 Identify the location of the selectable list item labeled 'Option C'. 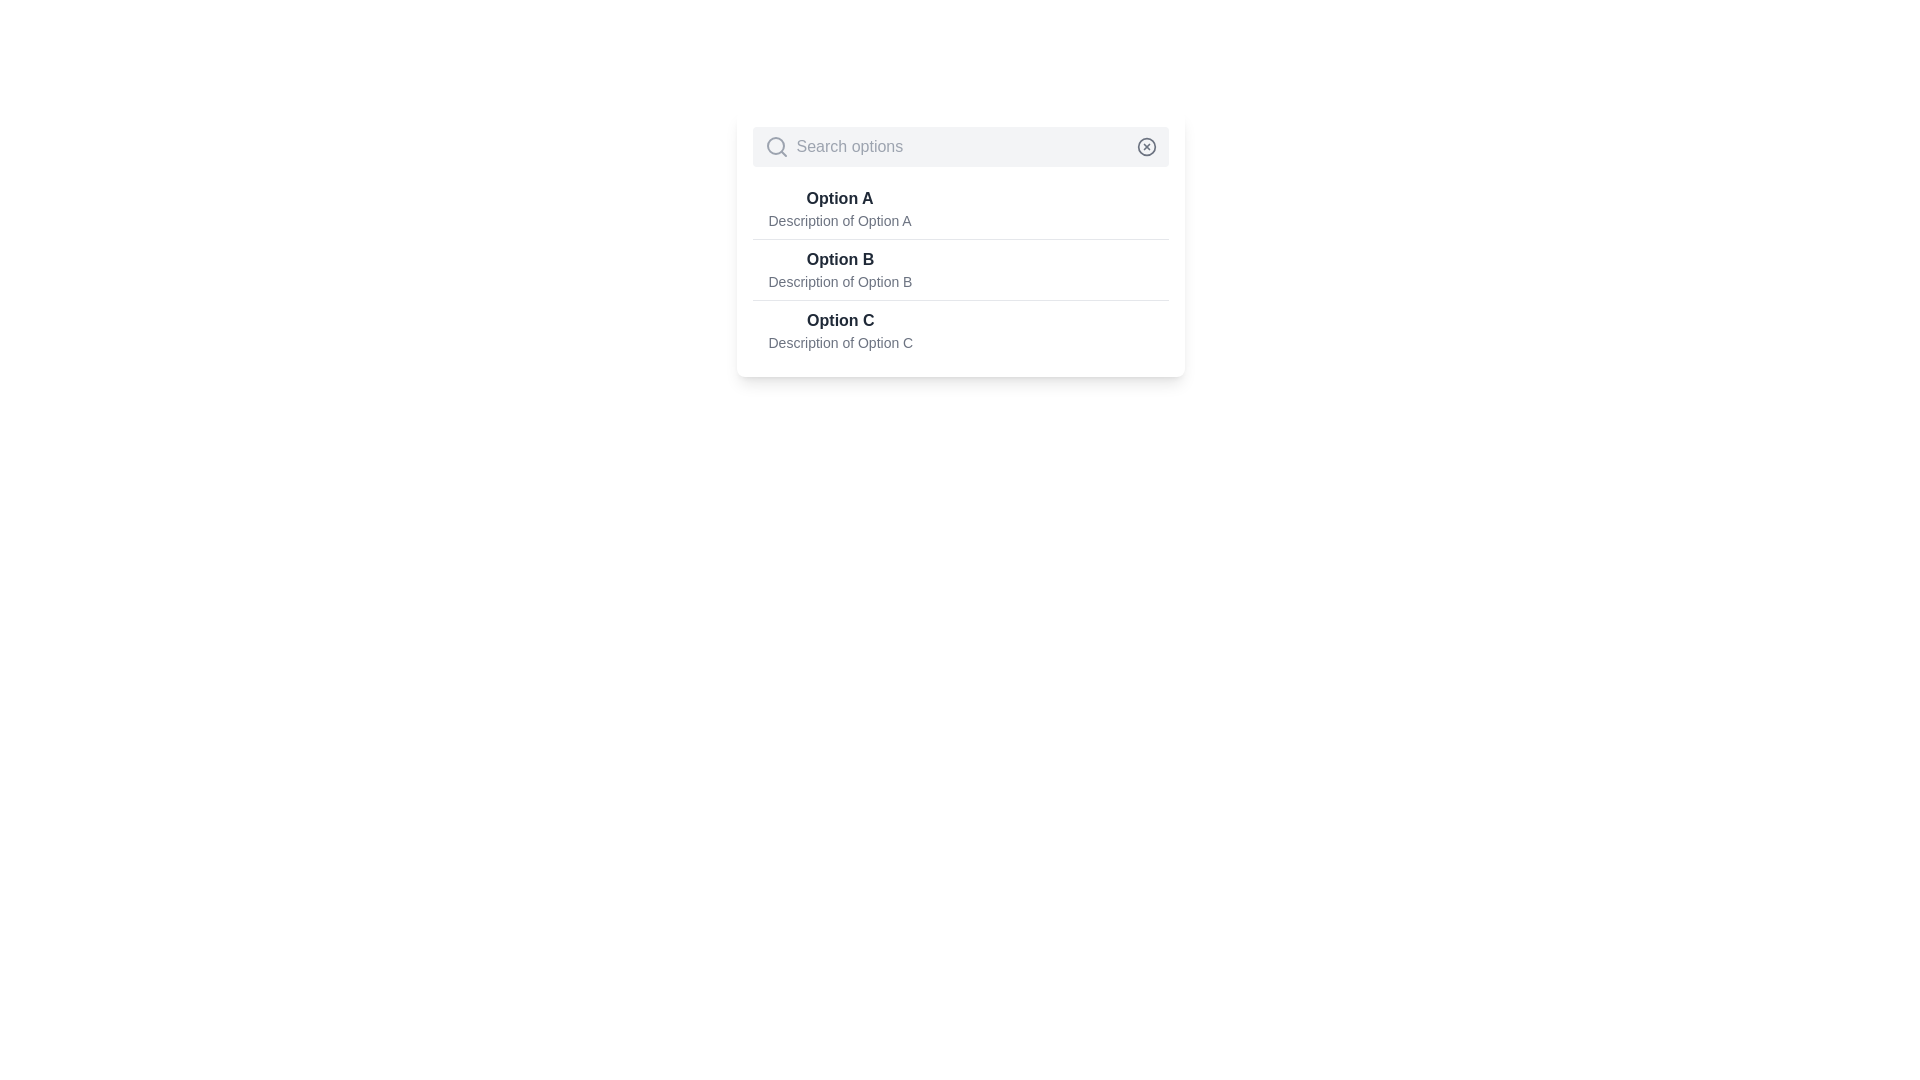
(960, 329).